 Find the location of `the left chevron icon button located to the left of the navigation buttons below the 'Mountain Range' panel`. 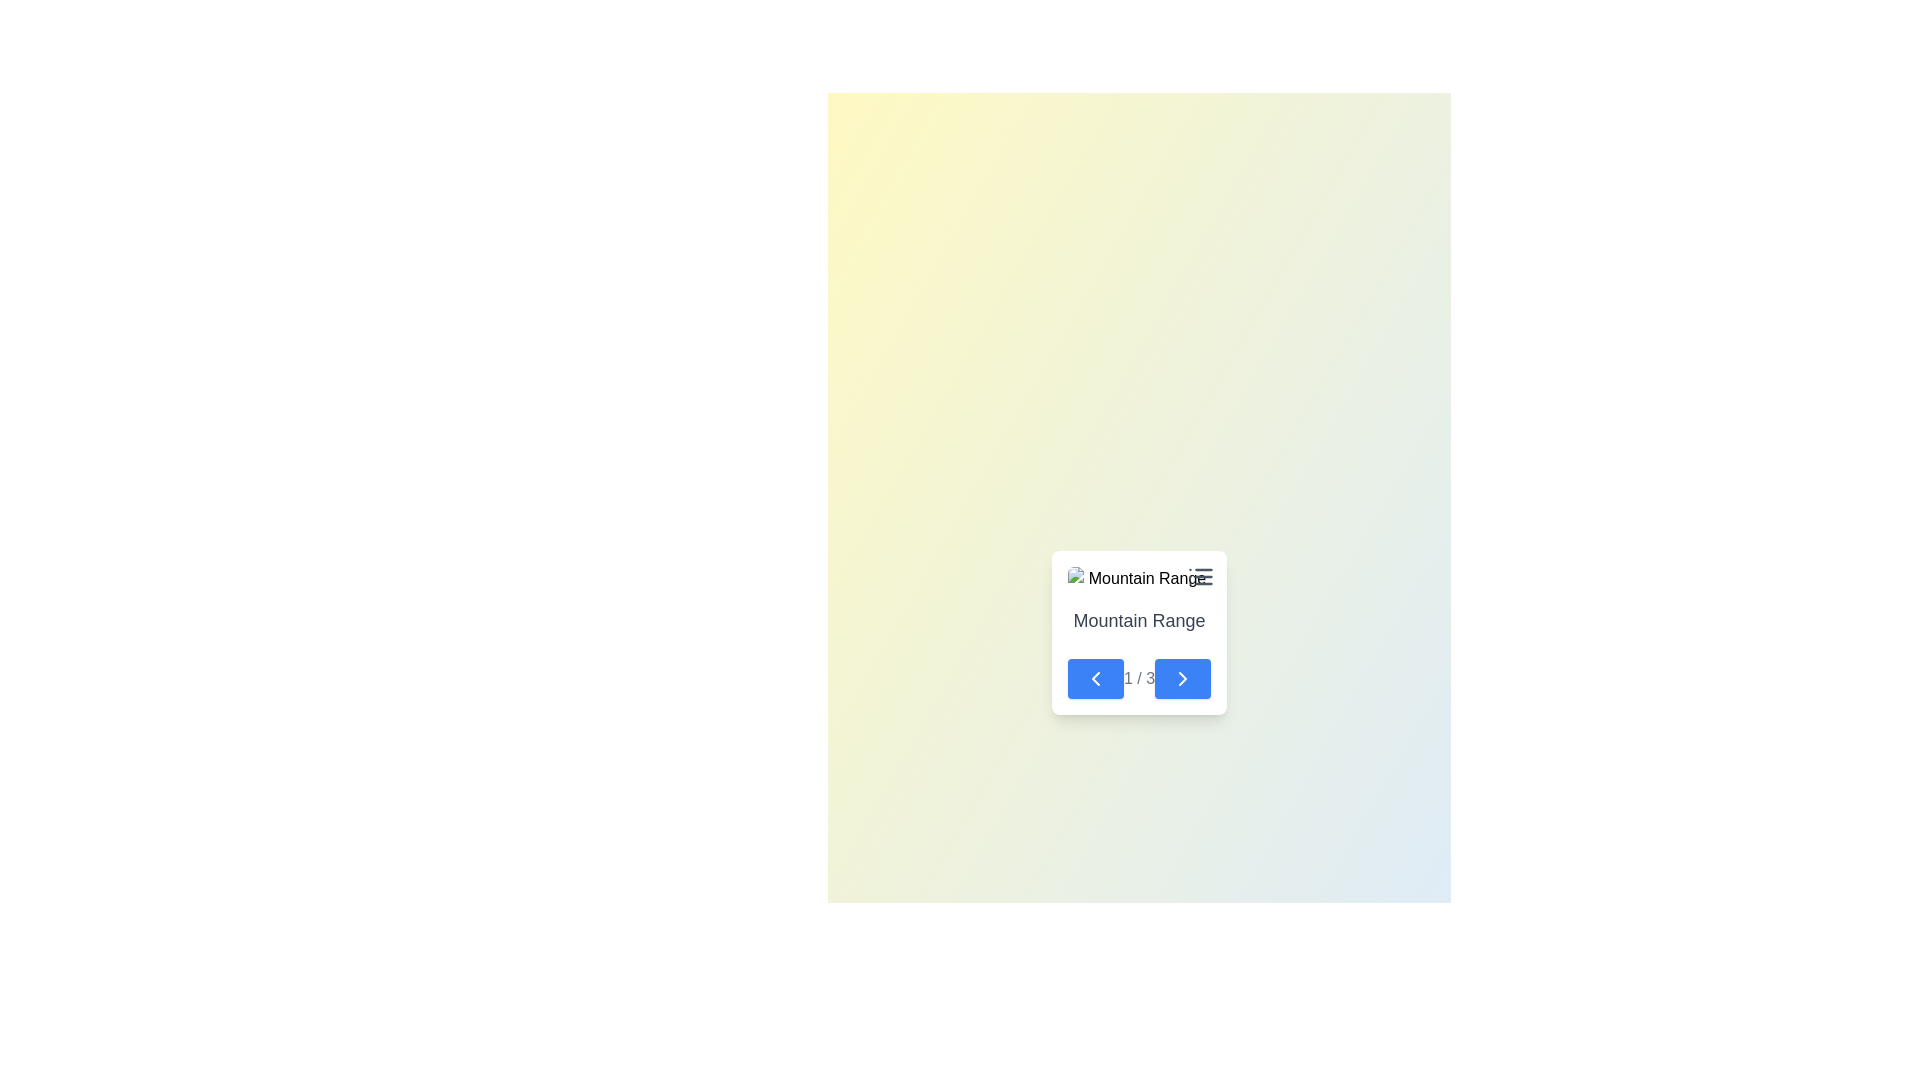

the left chevron icon button located to the left of the navigation buttons below the 'Mountain Range' panel is located at coordinates (1094, 677).